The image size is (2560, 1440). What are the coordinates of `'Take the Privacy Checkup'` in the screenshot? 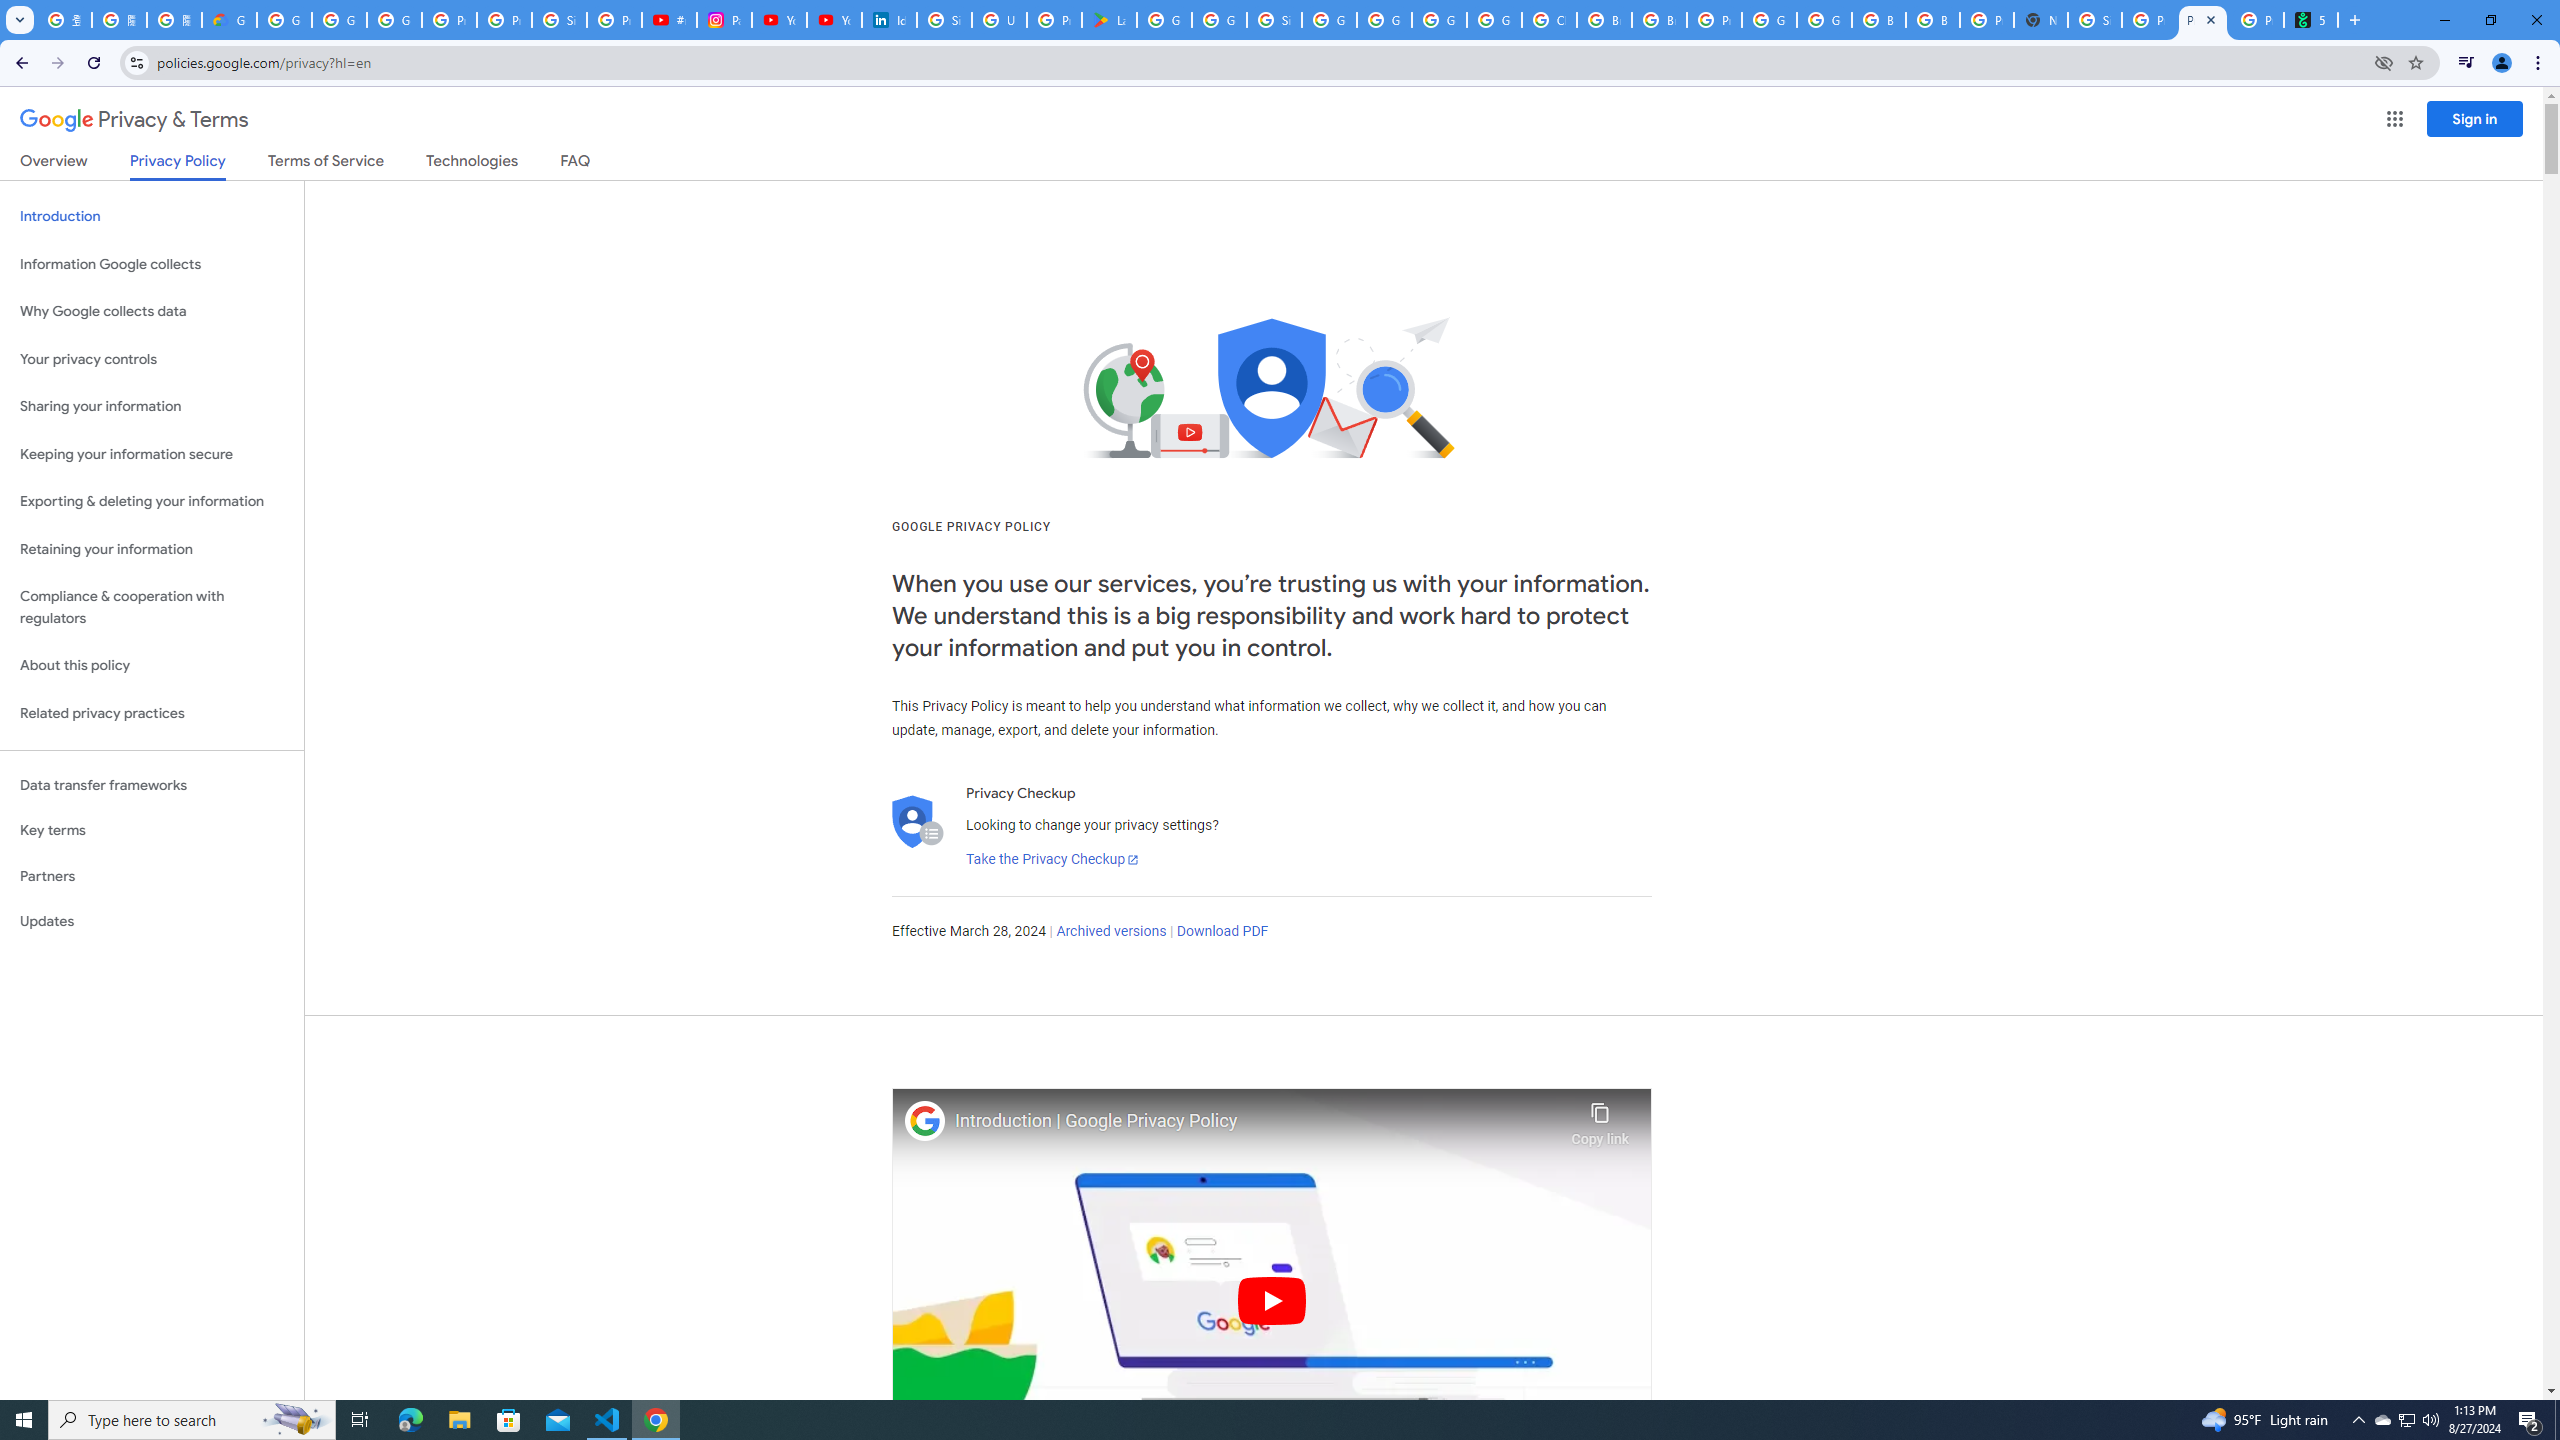 It's located at (1051, 858).